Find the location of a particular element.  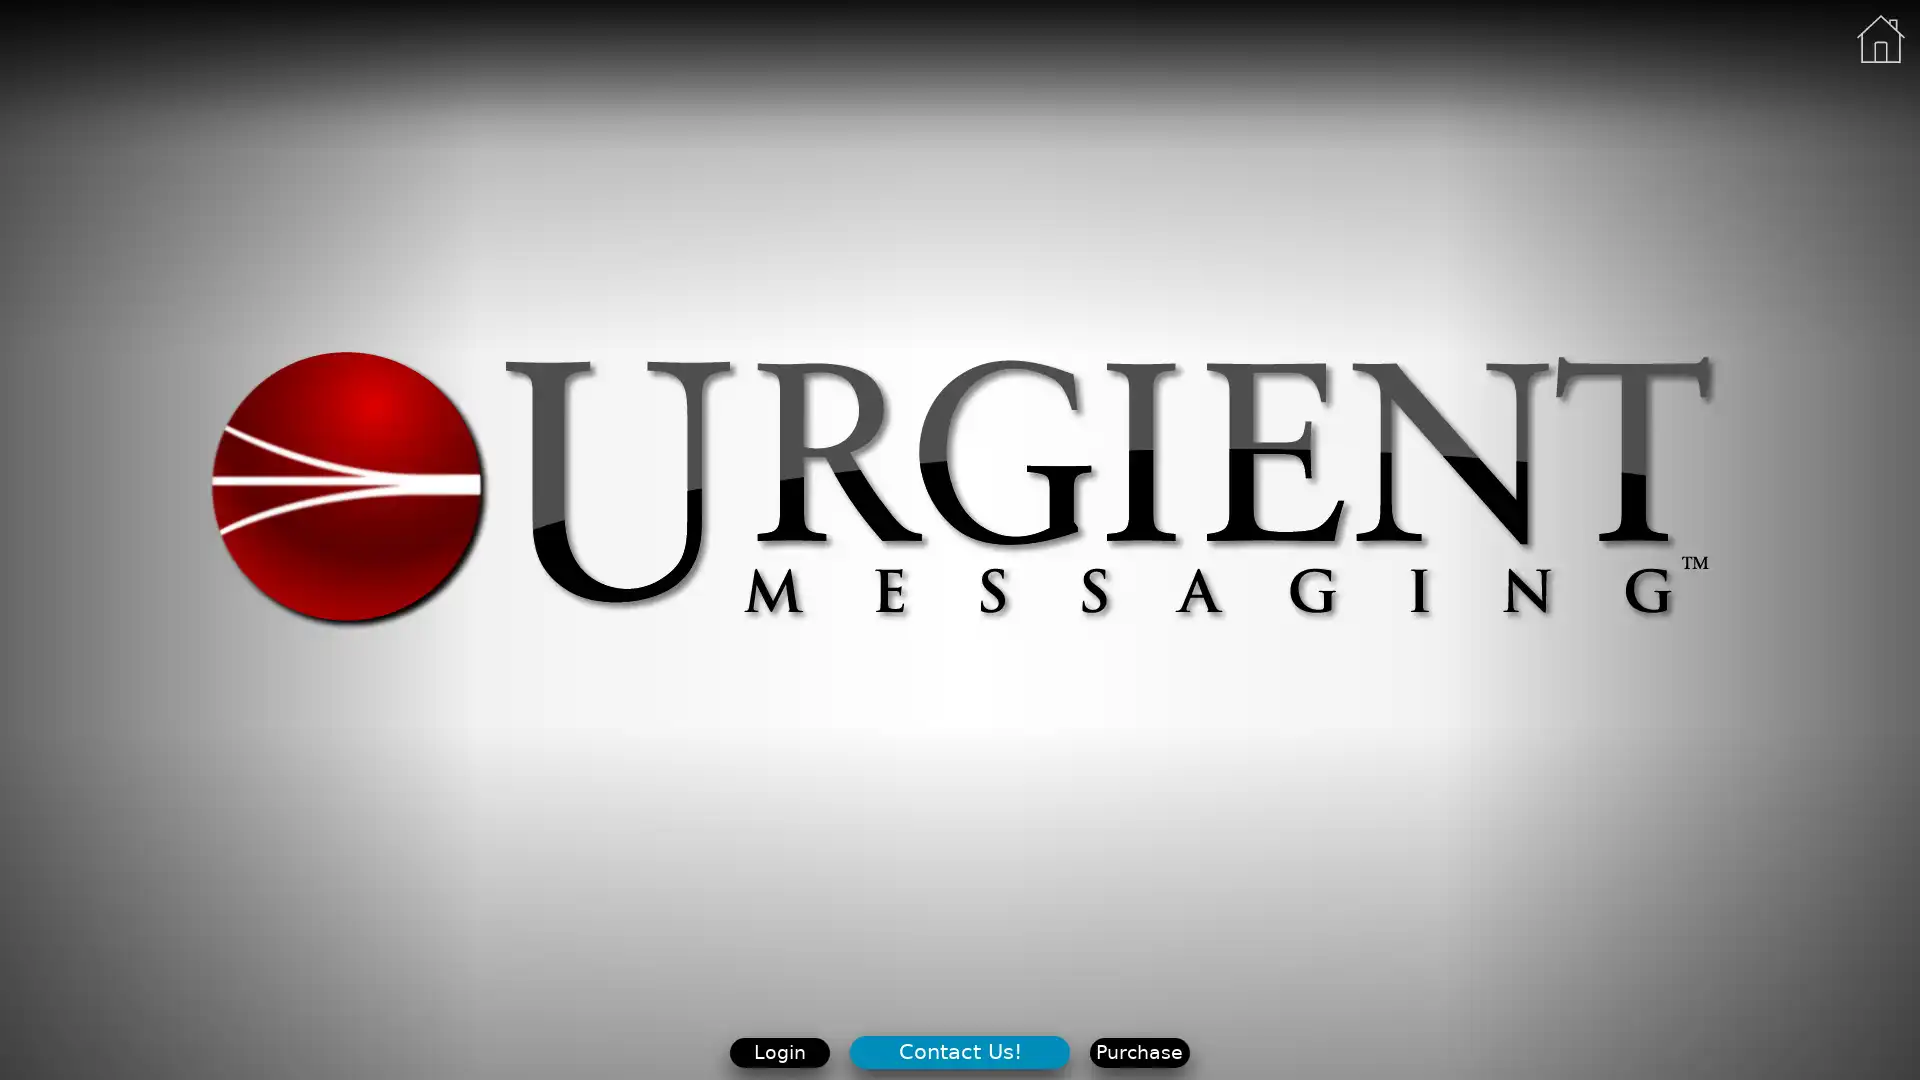

Login is located at coordinates (778, 1051).